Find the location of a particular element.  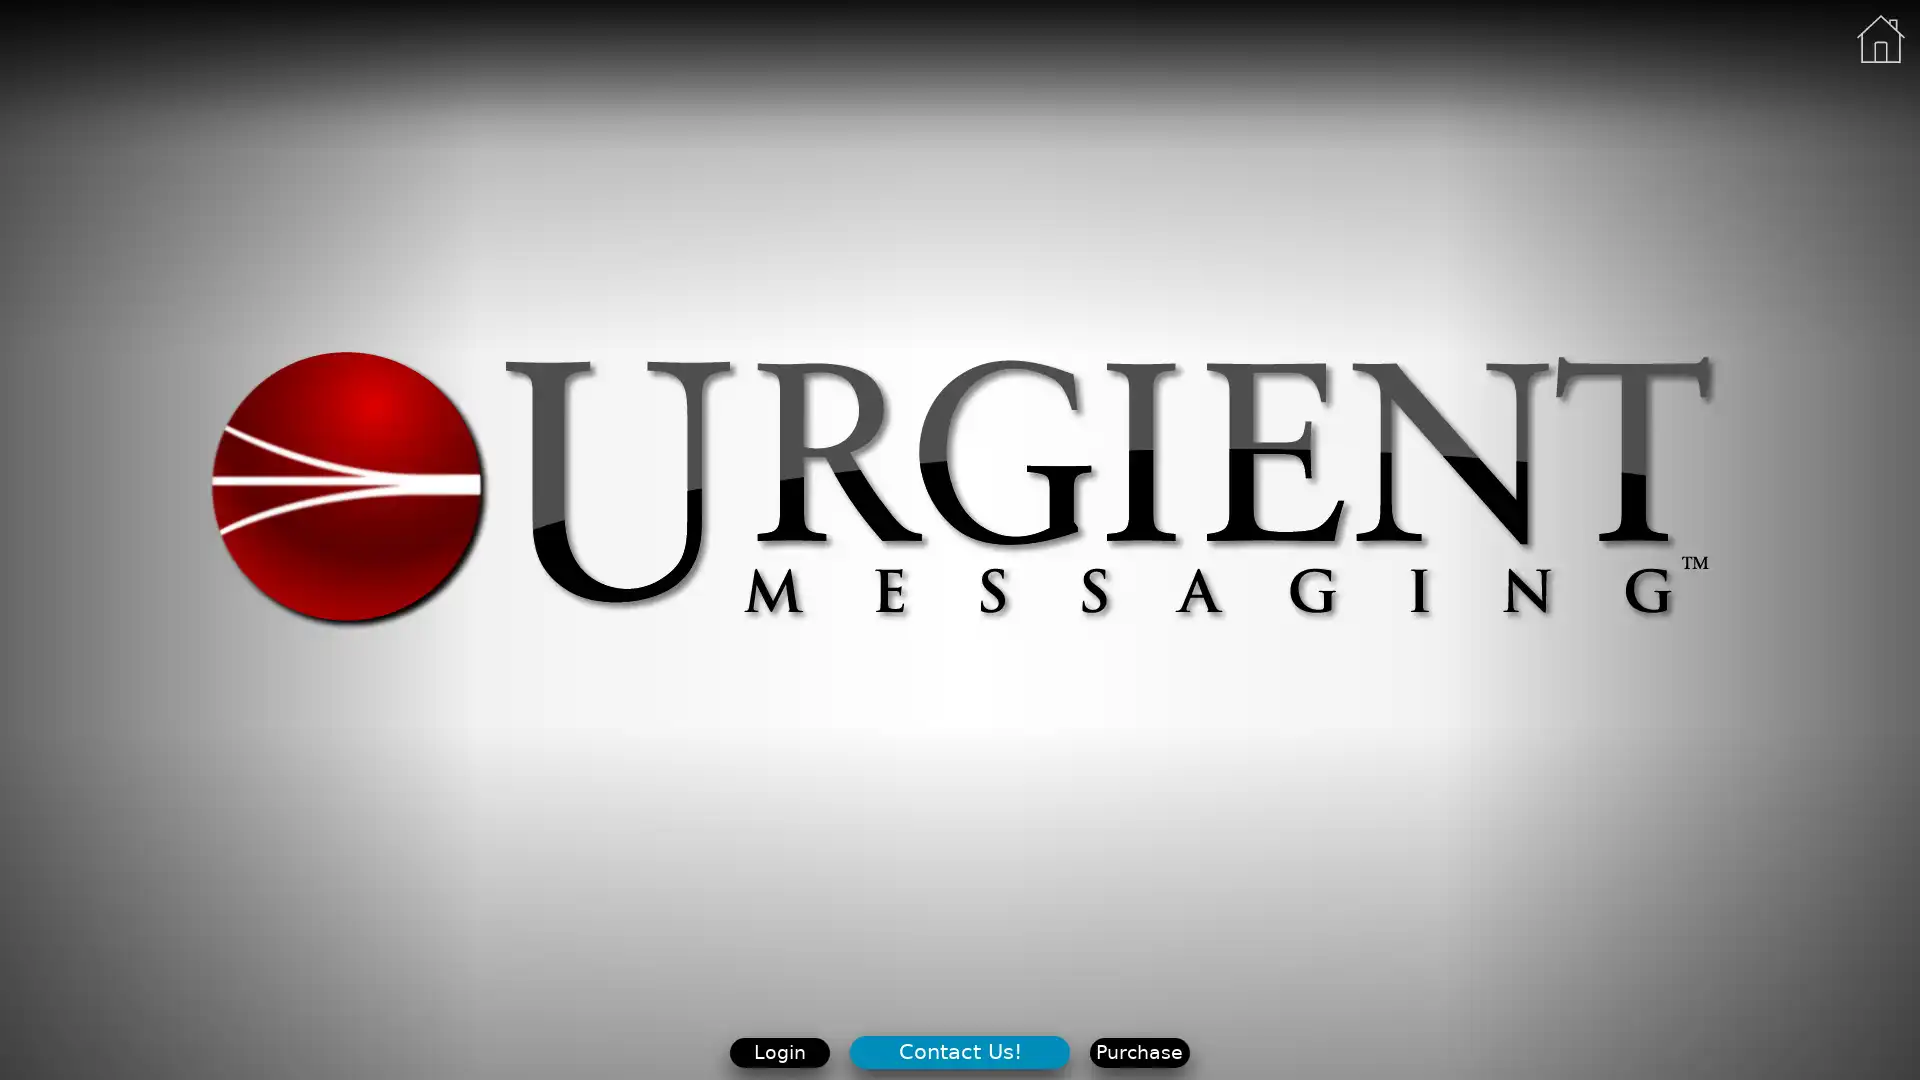

Login is located at coordinates (778, 1051).